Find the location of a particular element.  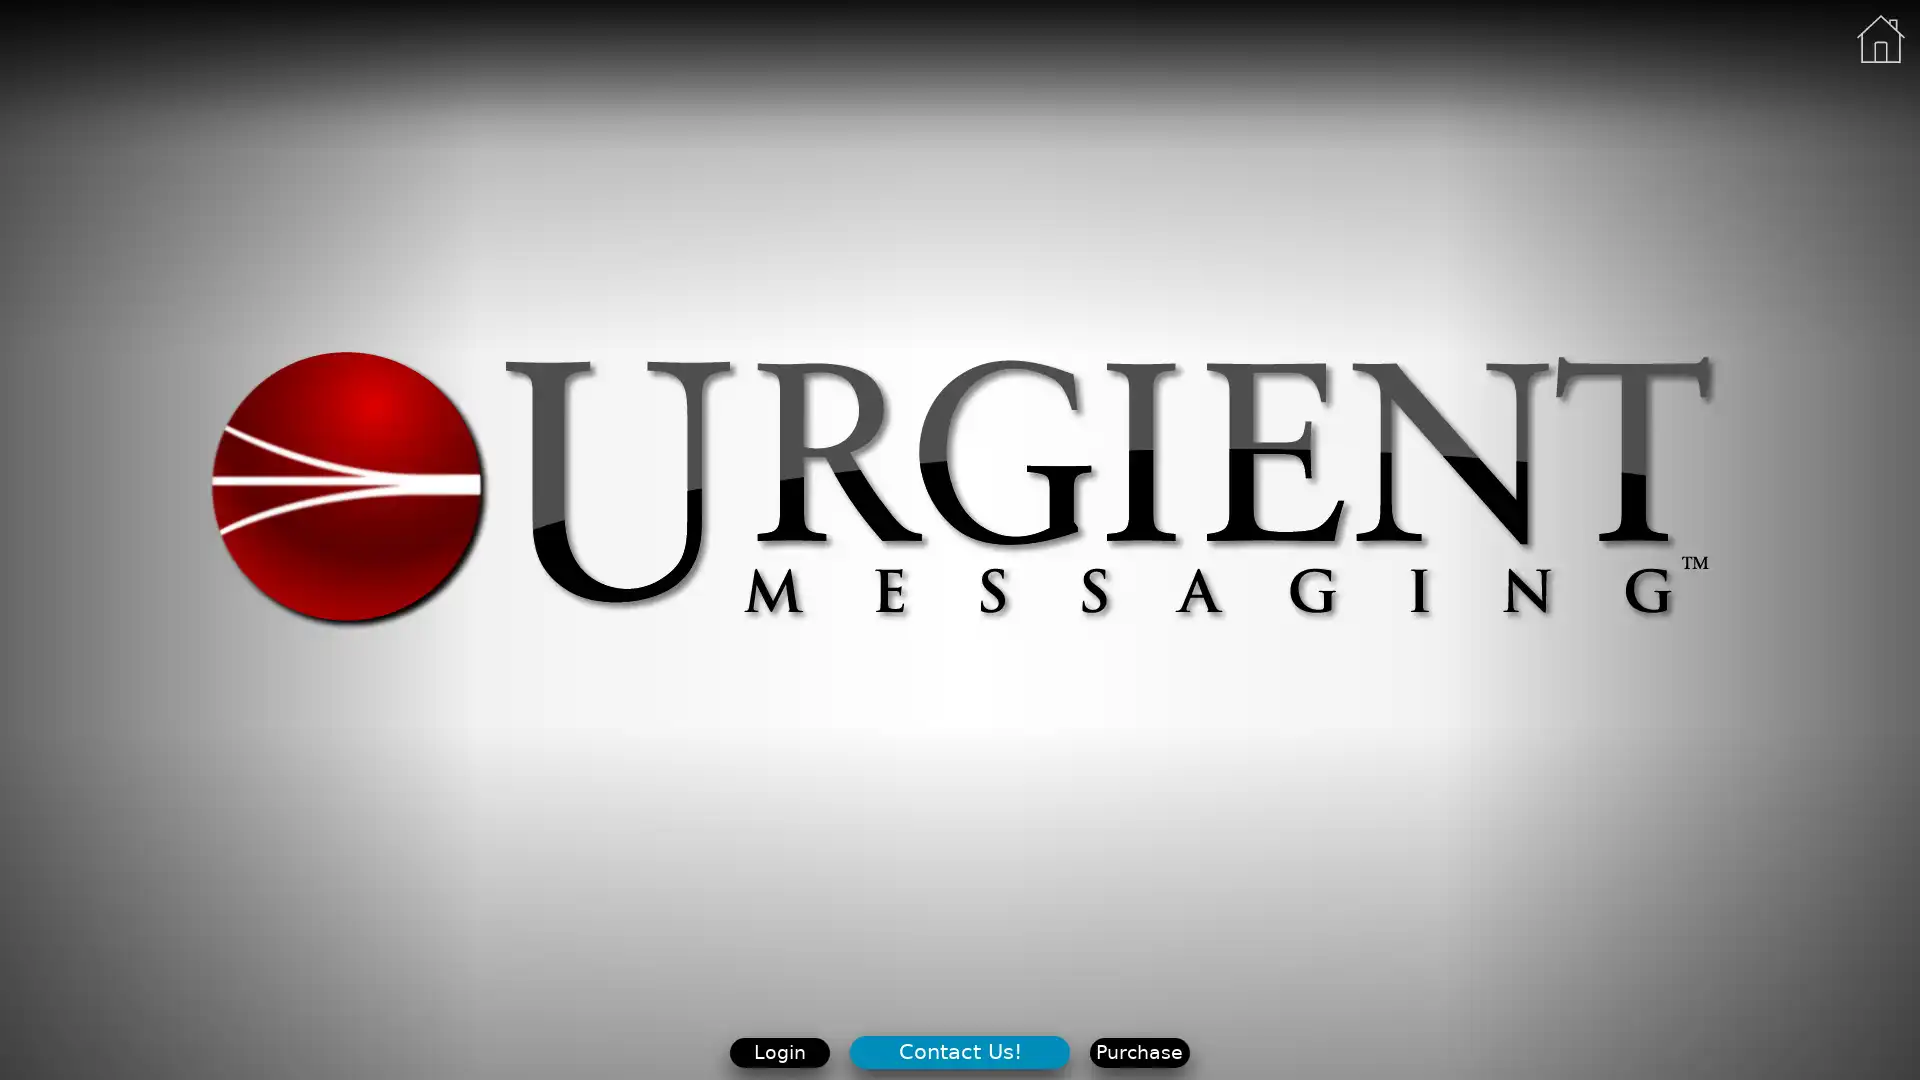

Login is located at coordinates (778, 1051).